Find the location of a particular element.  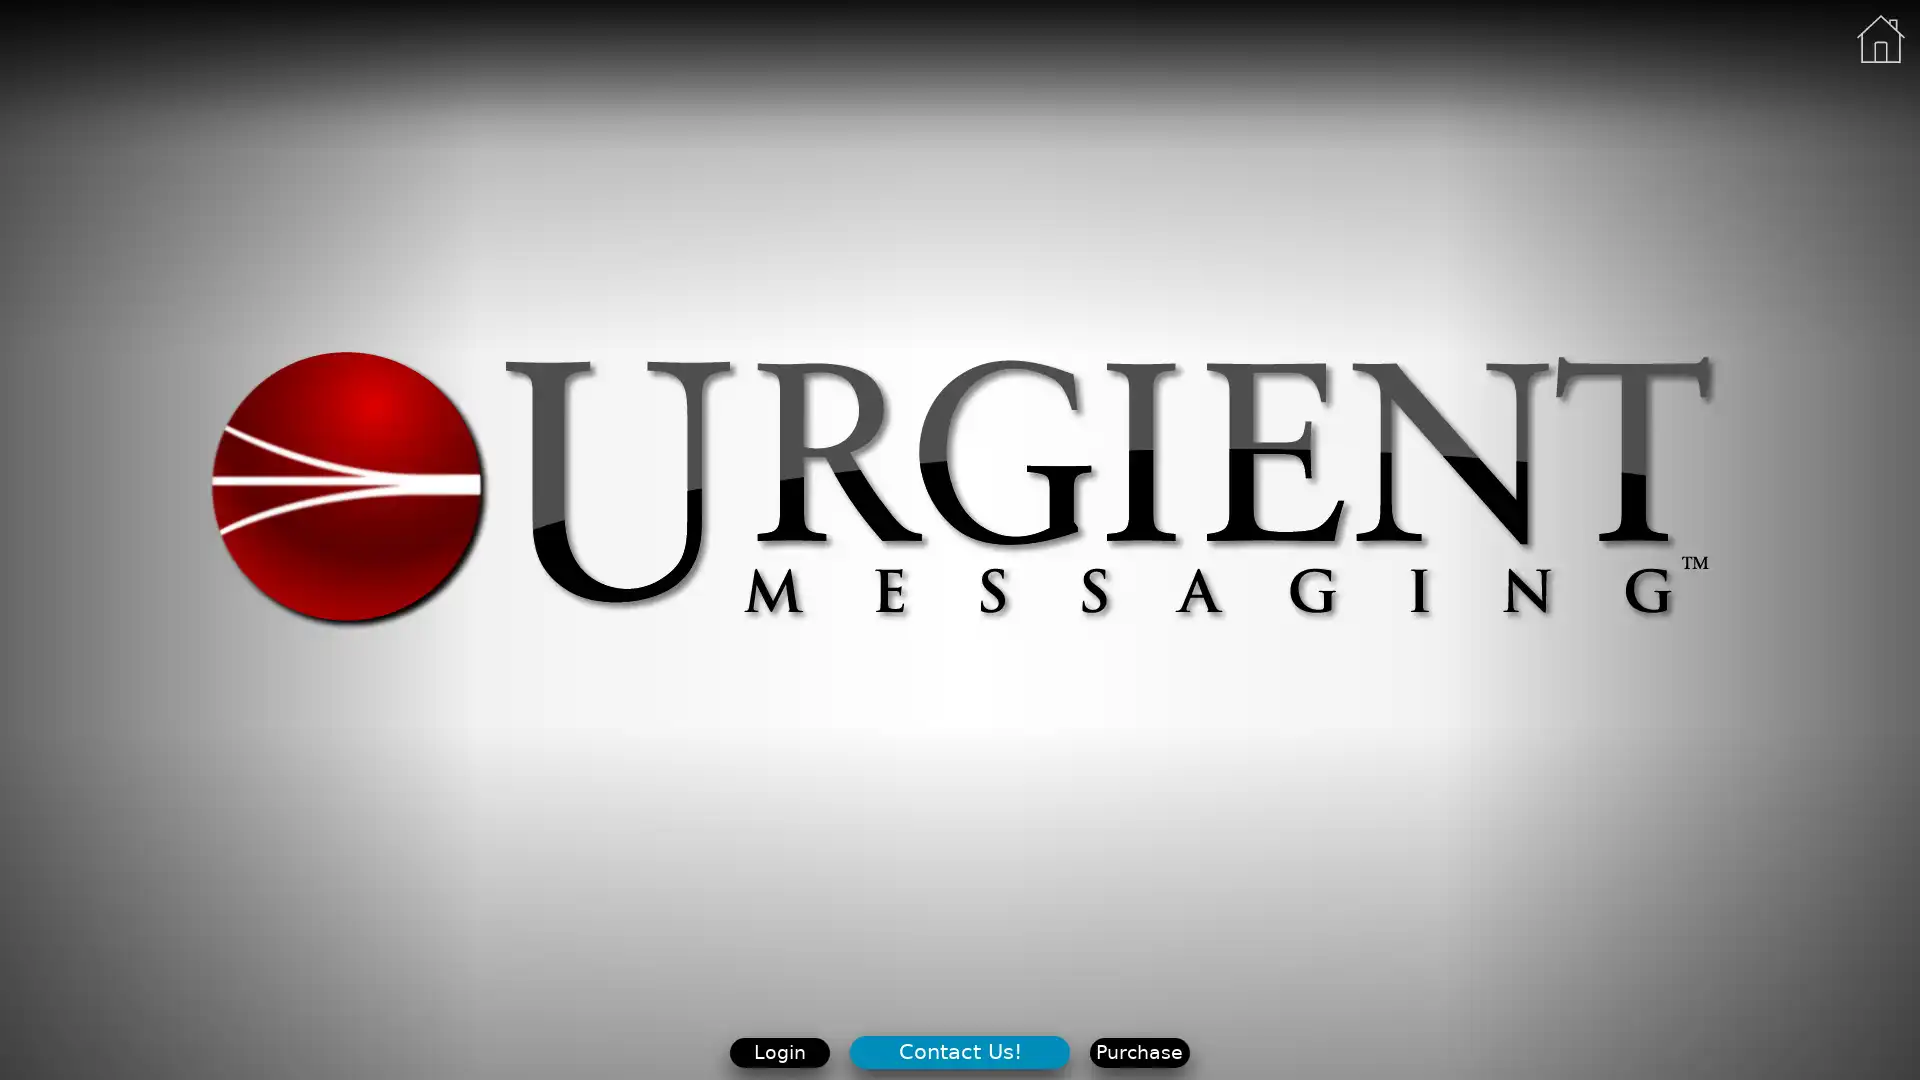

Login is located at coordinates (778, 1051).